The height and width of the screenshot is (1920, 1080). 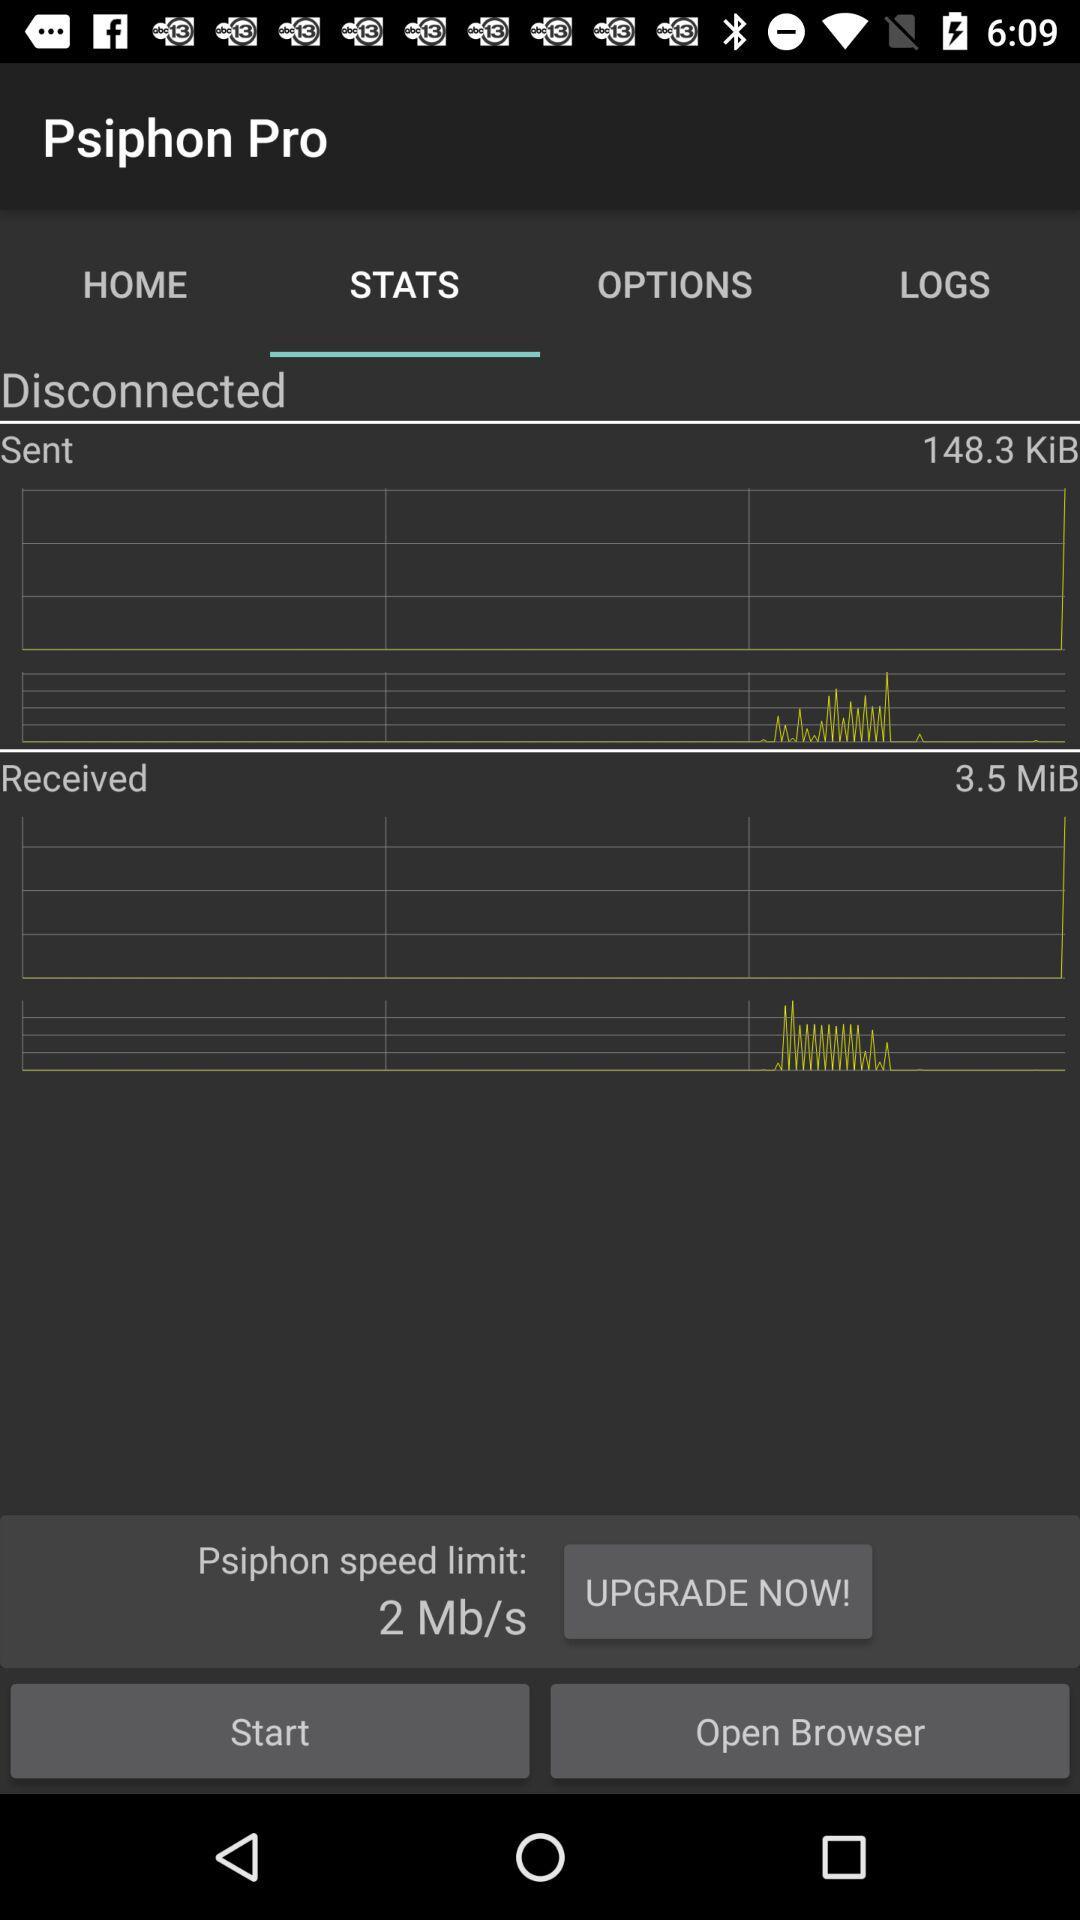 I want to click on the item next to the open browser button, so click(x=270, y=1730).